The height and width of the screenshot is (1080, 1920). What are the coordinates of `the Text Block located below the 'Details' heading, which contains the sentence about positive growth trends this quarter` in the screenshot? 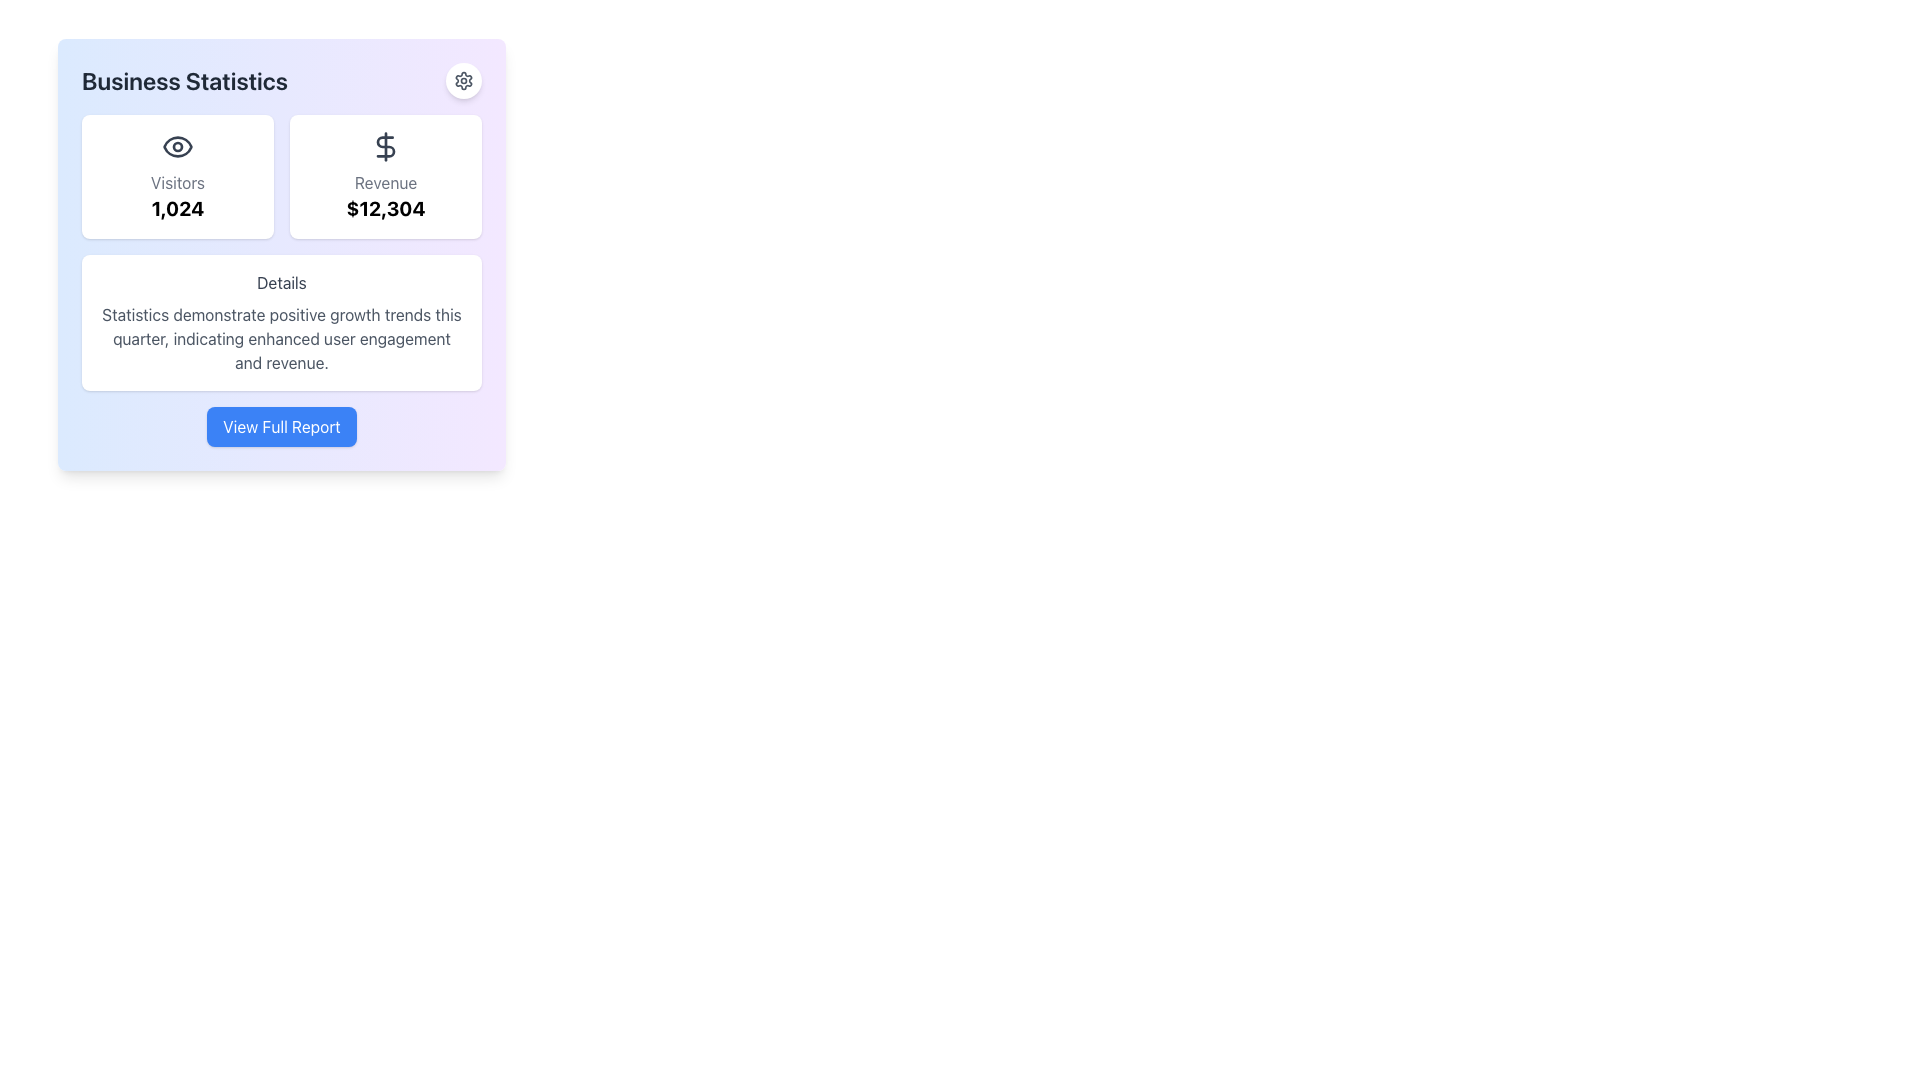 It's located at (281, 338).